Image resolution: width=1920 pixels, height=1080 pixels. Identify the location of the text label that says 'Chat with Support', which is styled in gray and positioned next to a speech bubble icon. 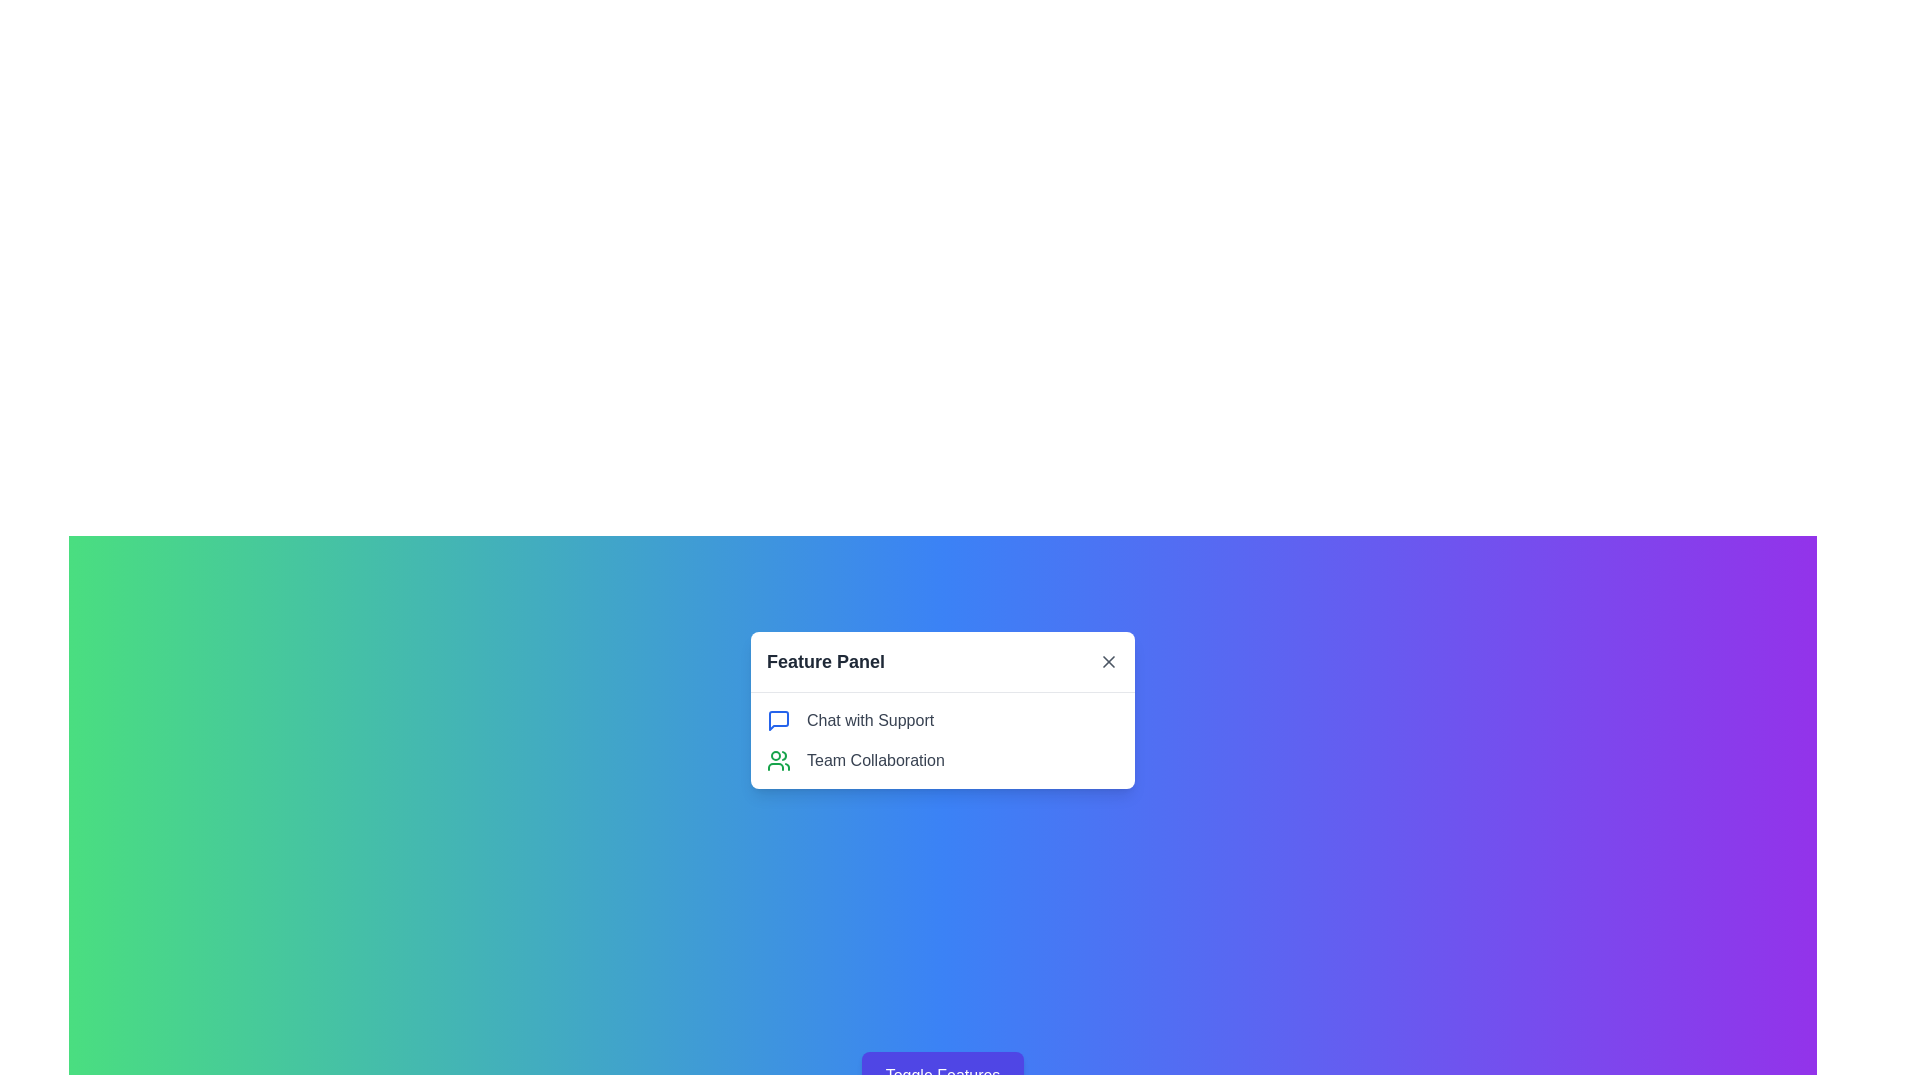
(870, 721).